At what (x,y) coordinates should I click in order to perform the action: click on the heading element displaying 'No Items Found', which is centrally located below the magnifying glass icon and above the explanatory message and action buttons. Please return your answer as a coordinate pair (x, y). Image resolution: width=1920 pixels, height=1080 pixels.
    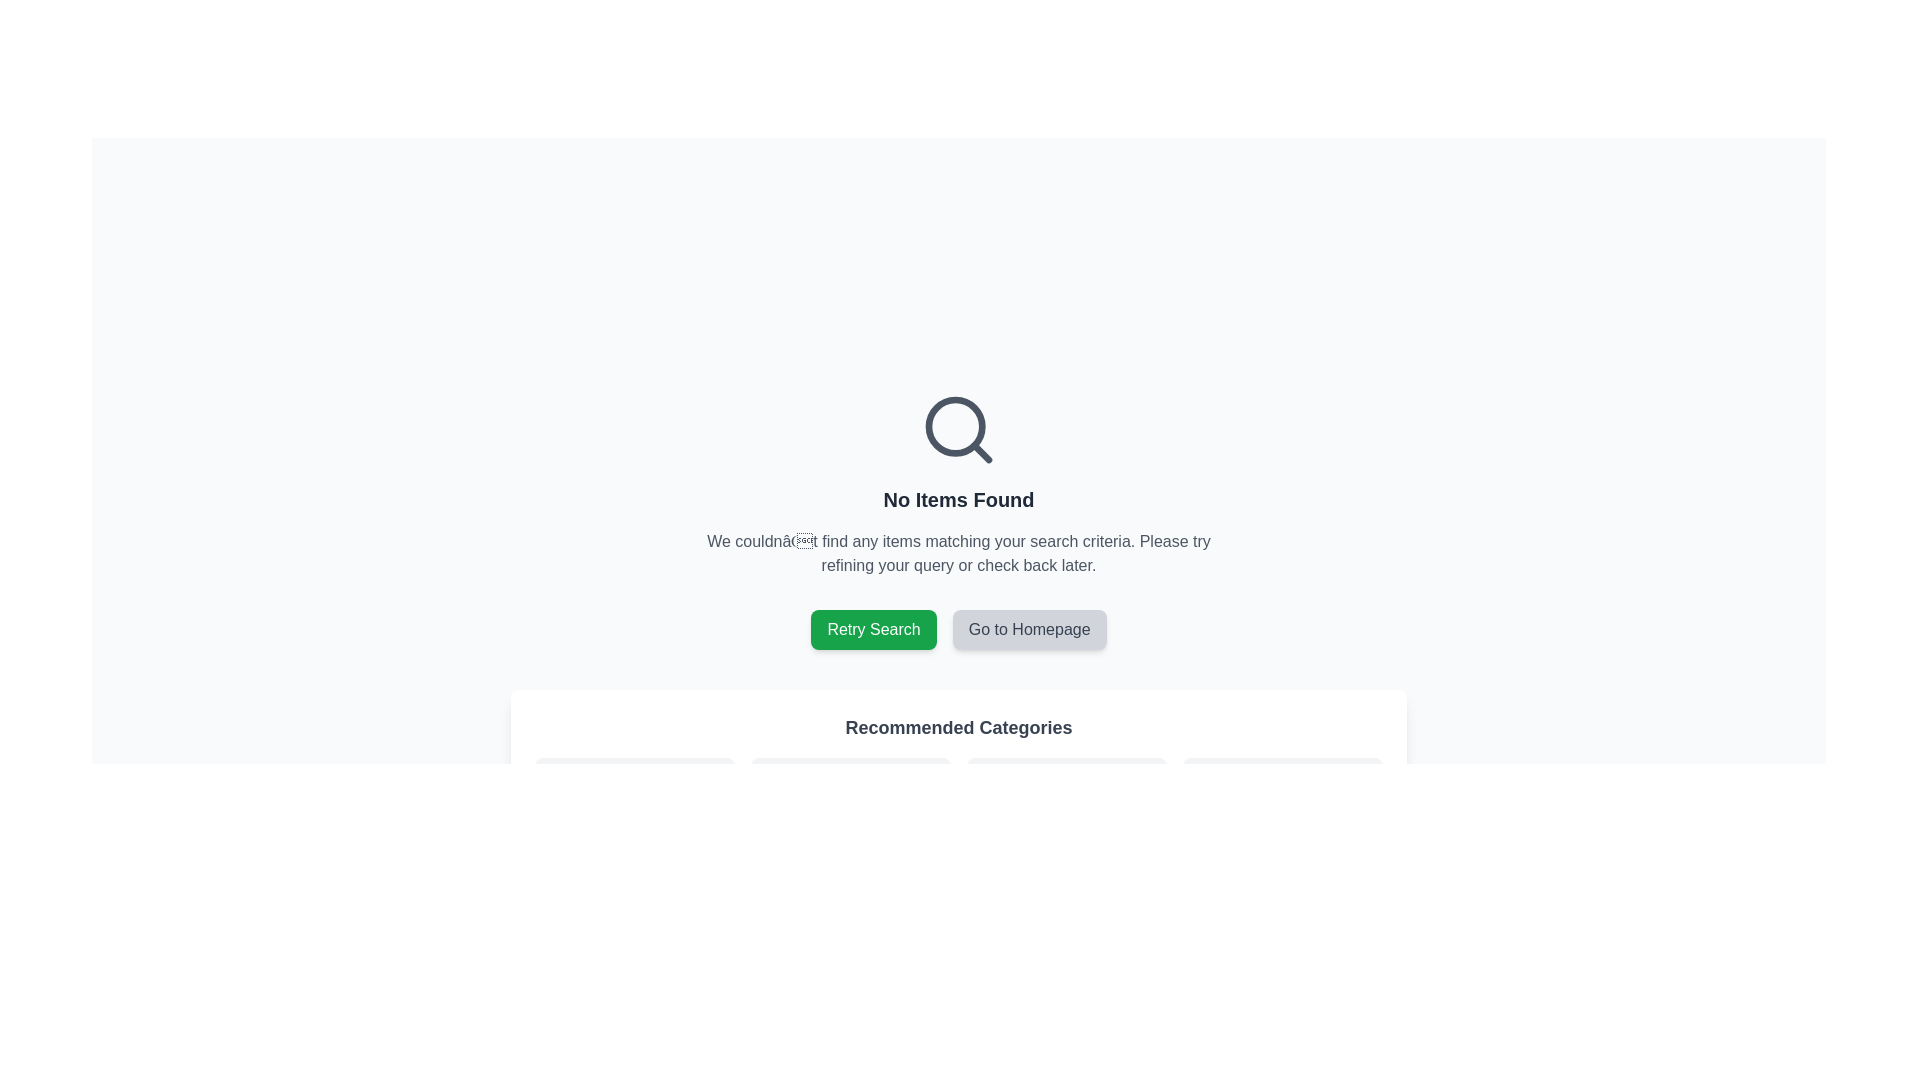
    Looking at the image, I should click on (958, 499).